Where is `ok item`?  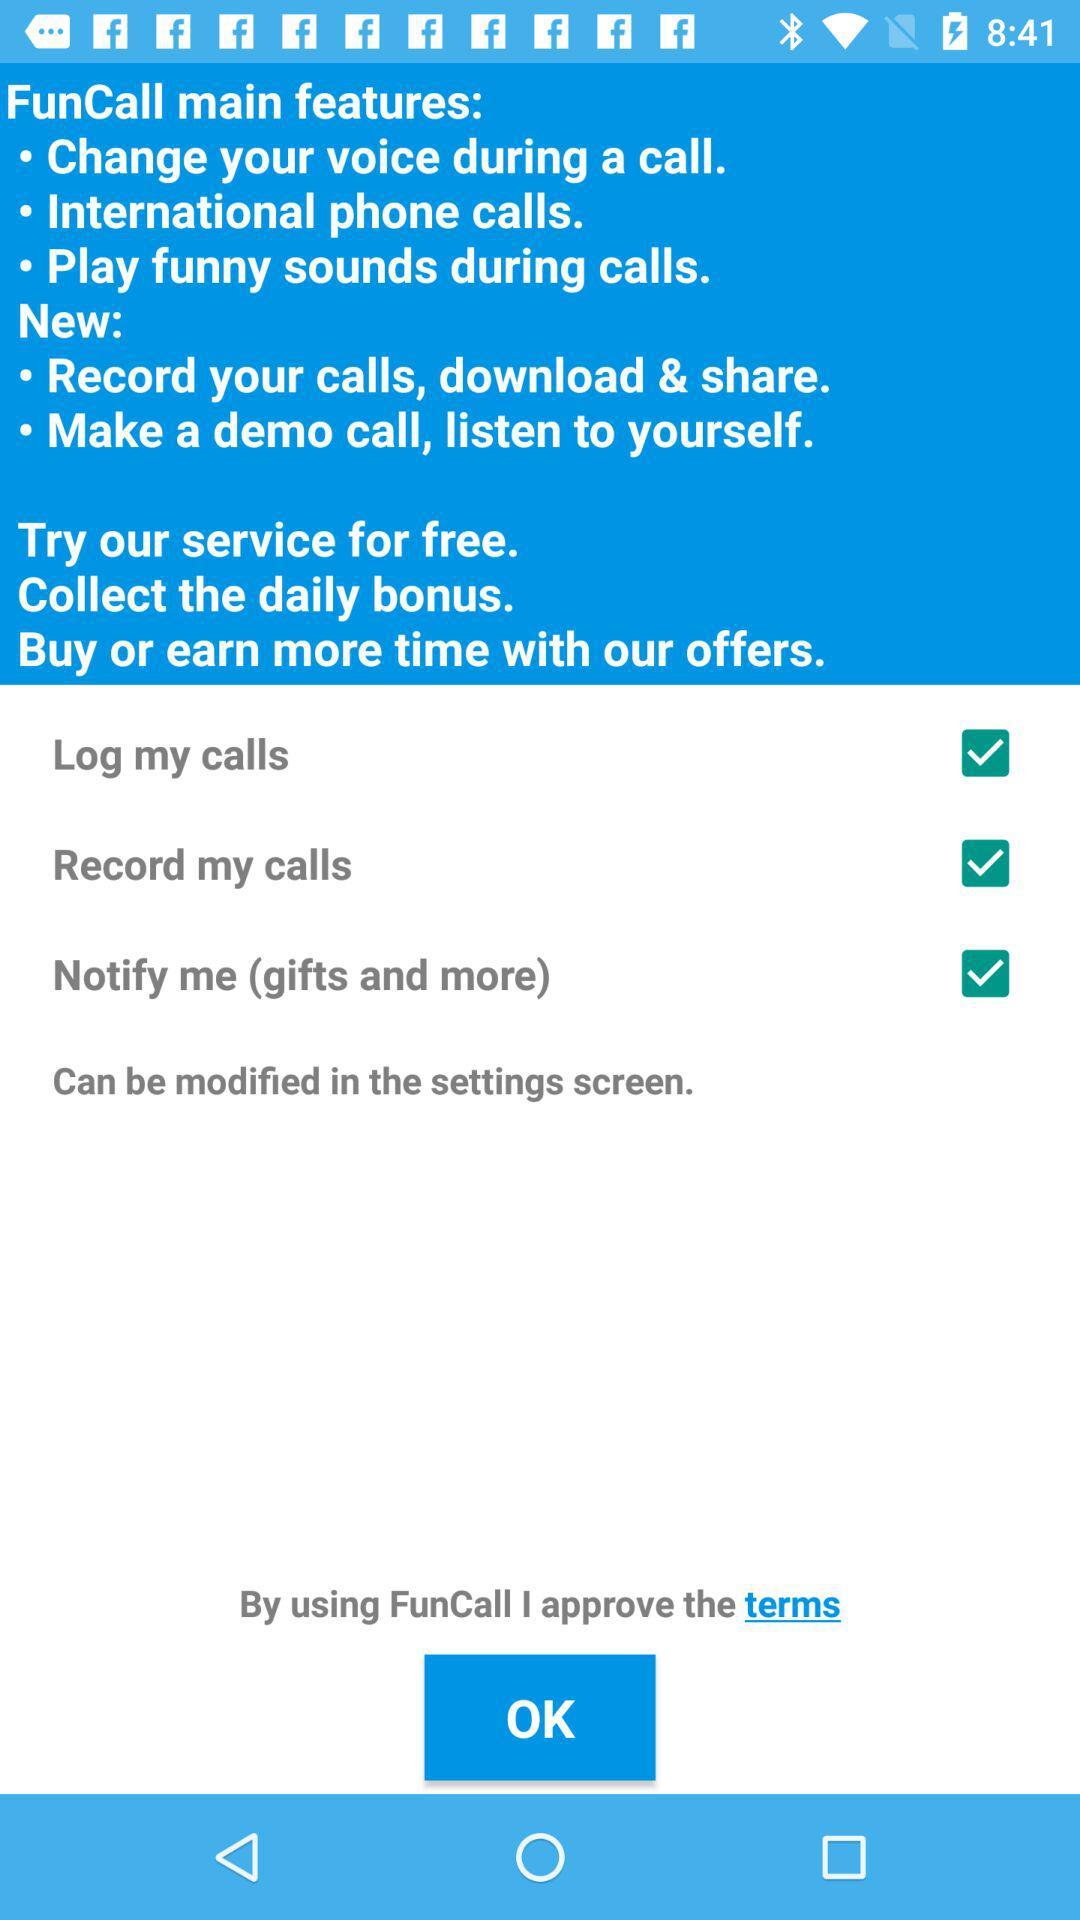
ok item is located at coordinates (540, 1716).